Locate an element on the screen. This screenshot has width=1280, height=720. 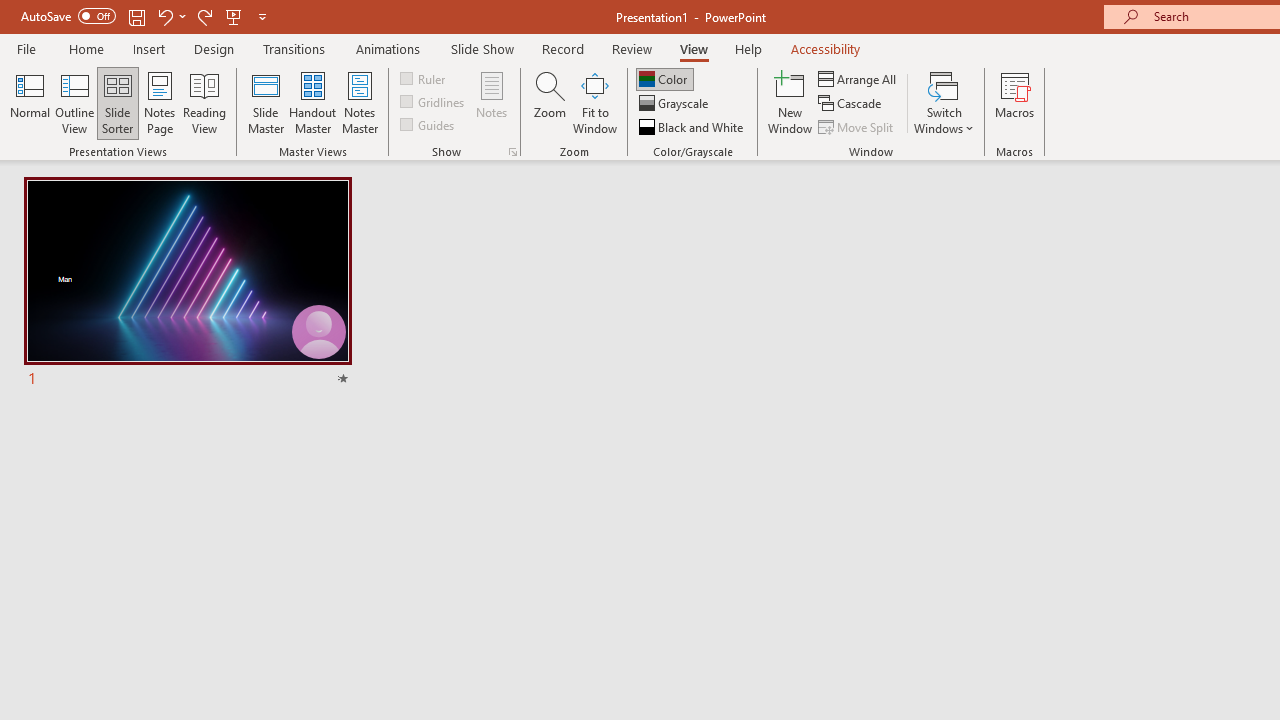
'Notes' is located at coordinates (492, 103).